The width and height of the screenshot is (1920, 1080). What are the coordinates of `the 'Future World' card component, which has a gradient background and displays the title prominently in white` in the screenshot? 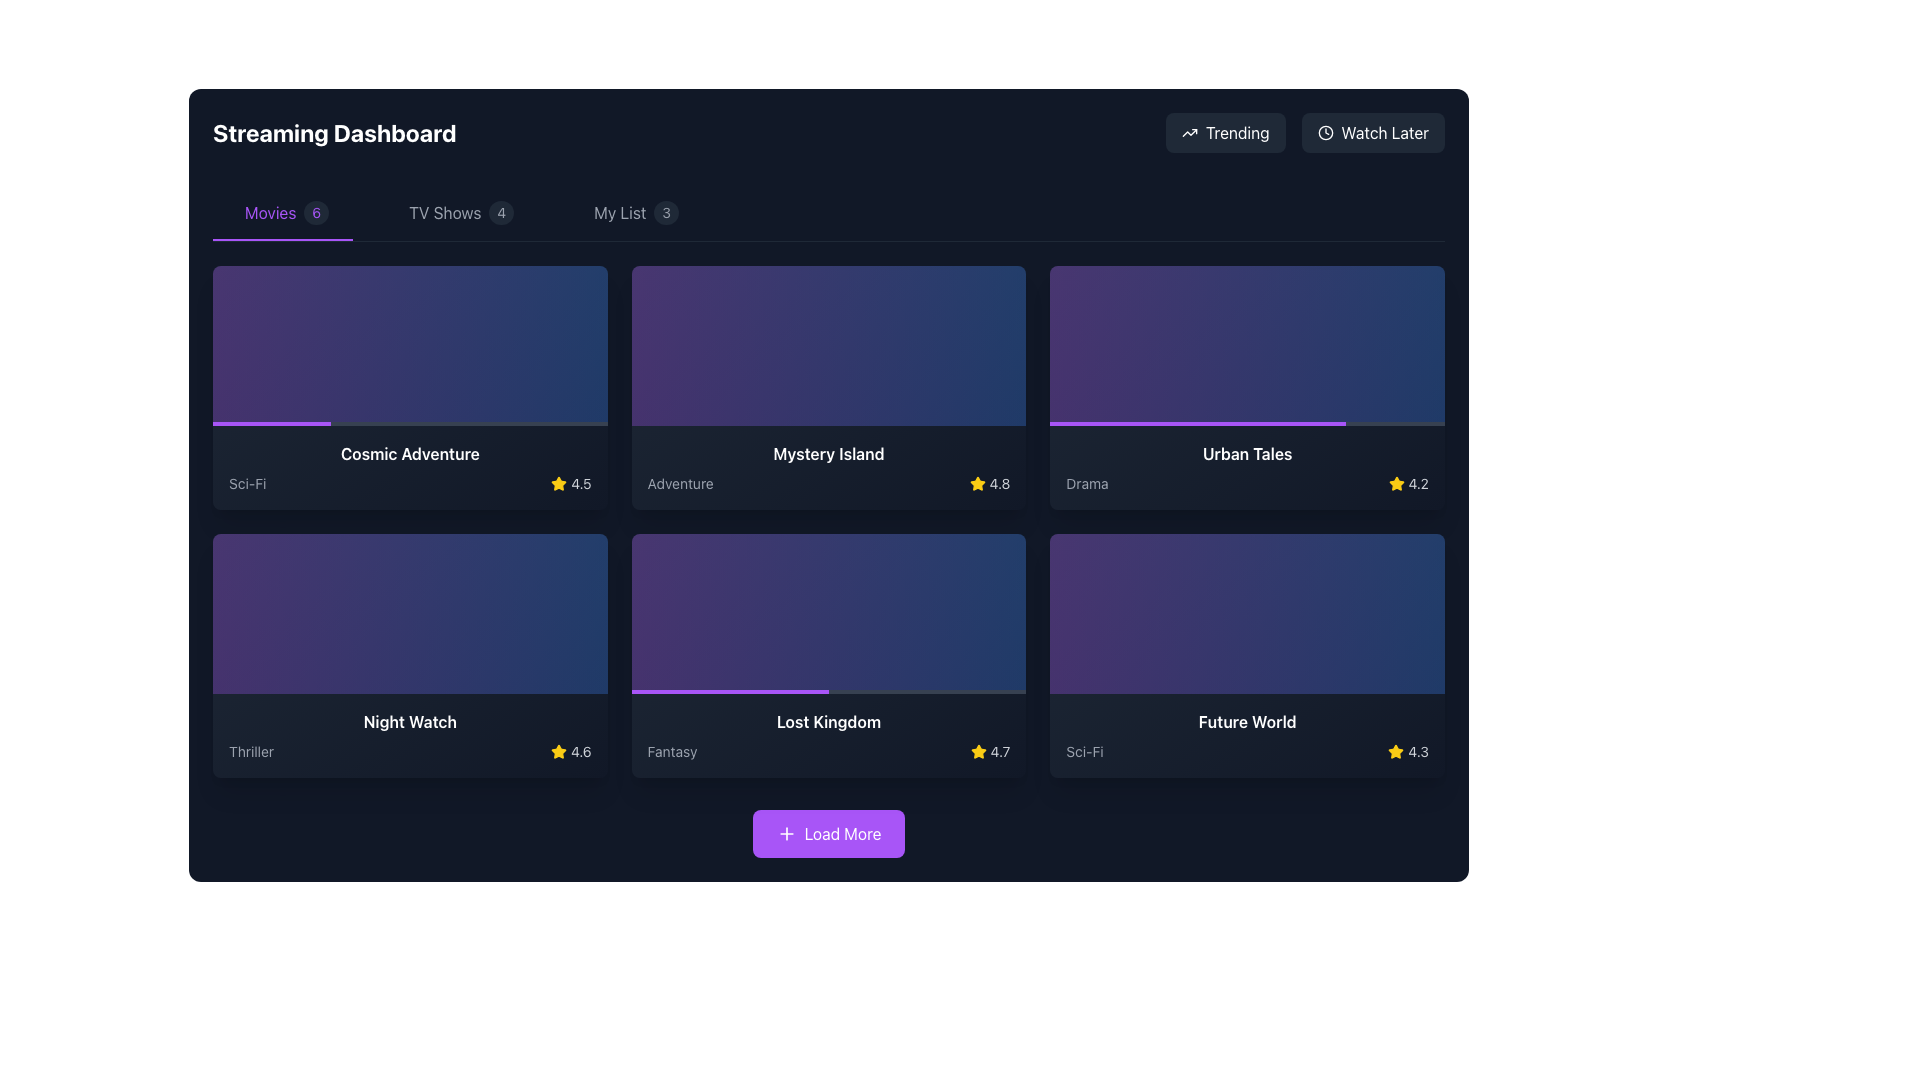 It's located at (1246, 736).